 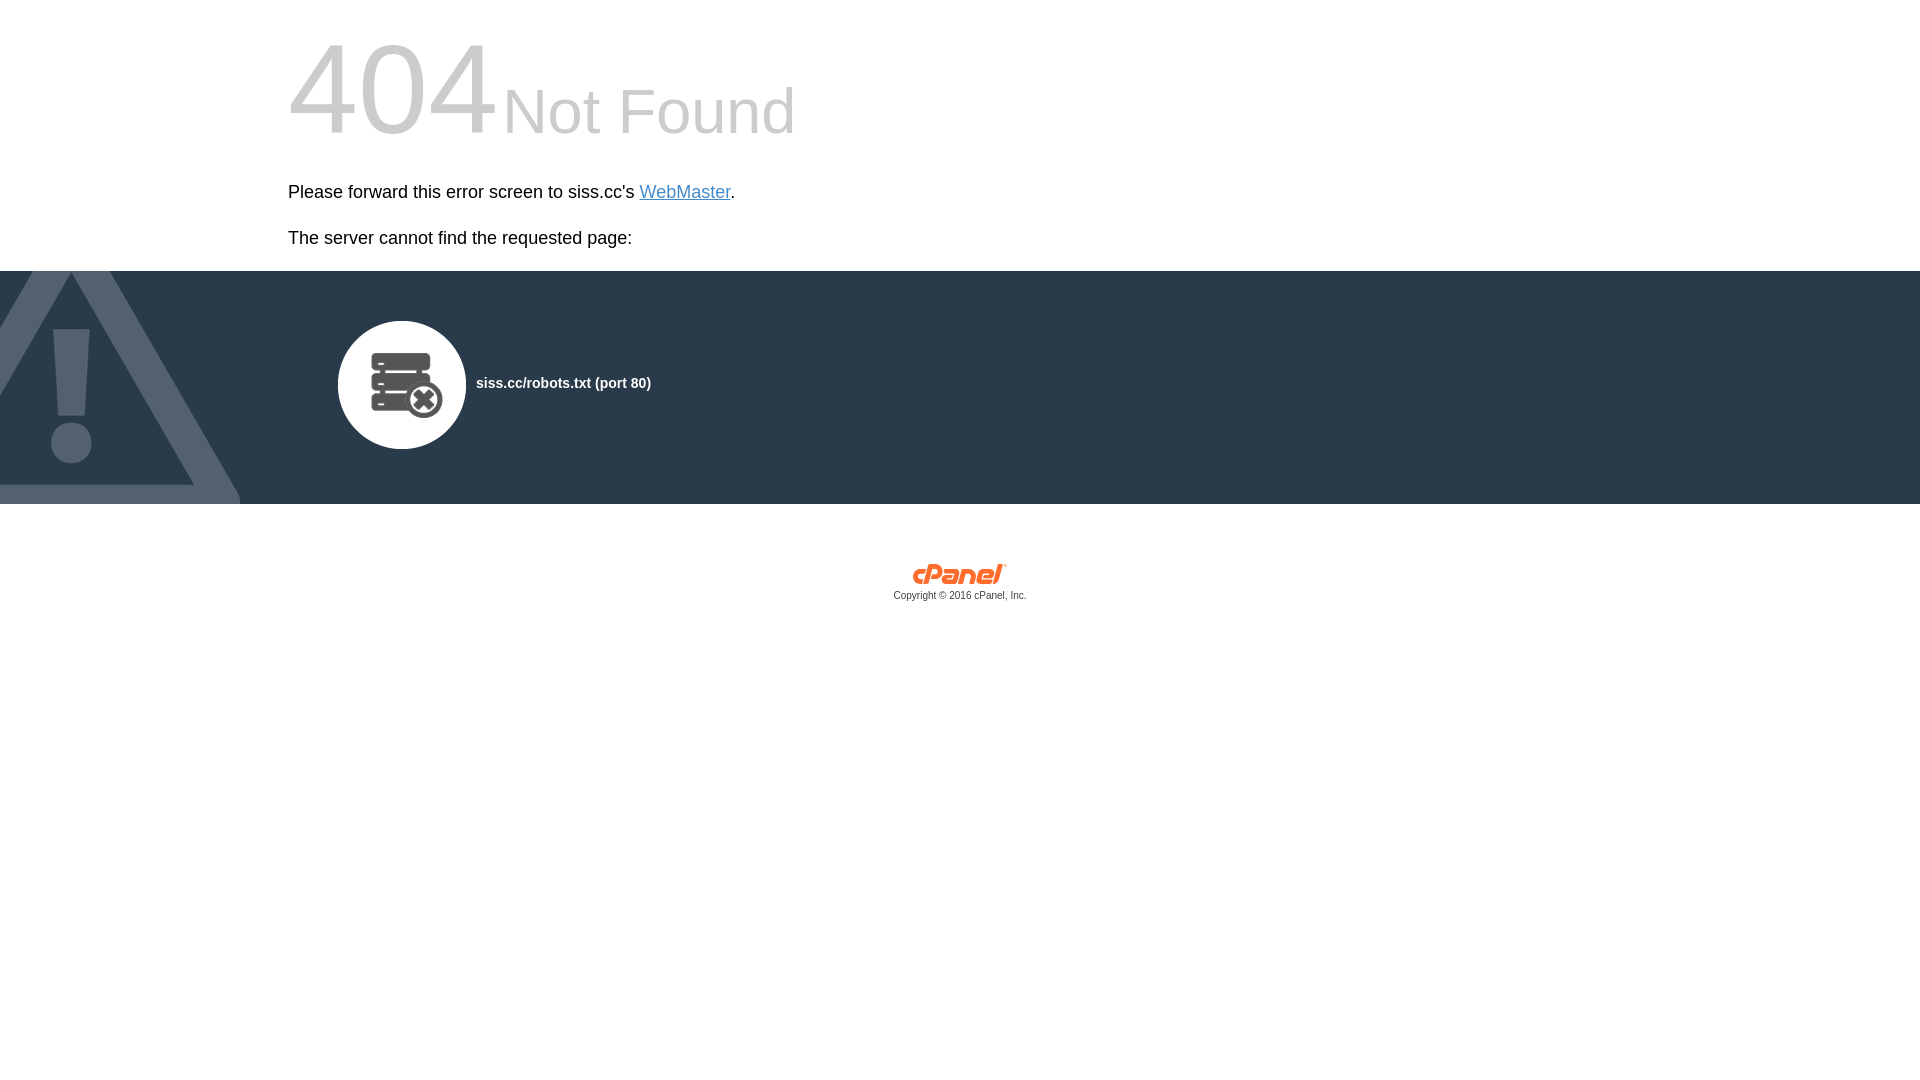 What do you see at coordinates (685, 192) in the screenshot?
I see `'WebMaster'` at bounding box center [685, 192].